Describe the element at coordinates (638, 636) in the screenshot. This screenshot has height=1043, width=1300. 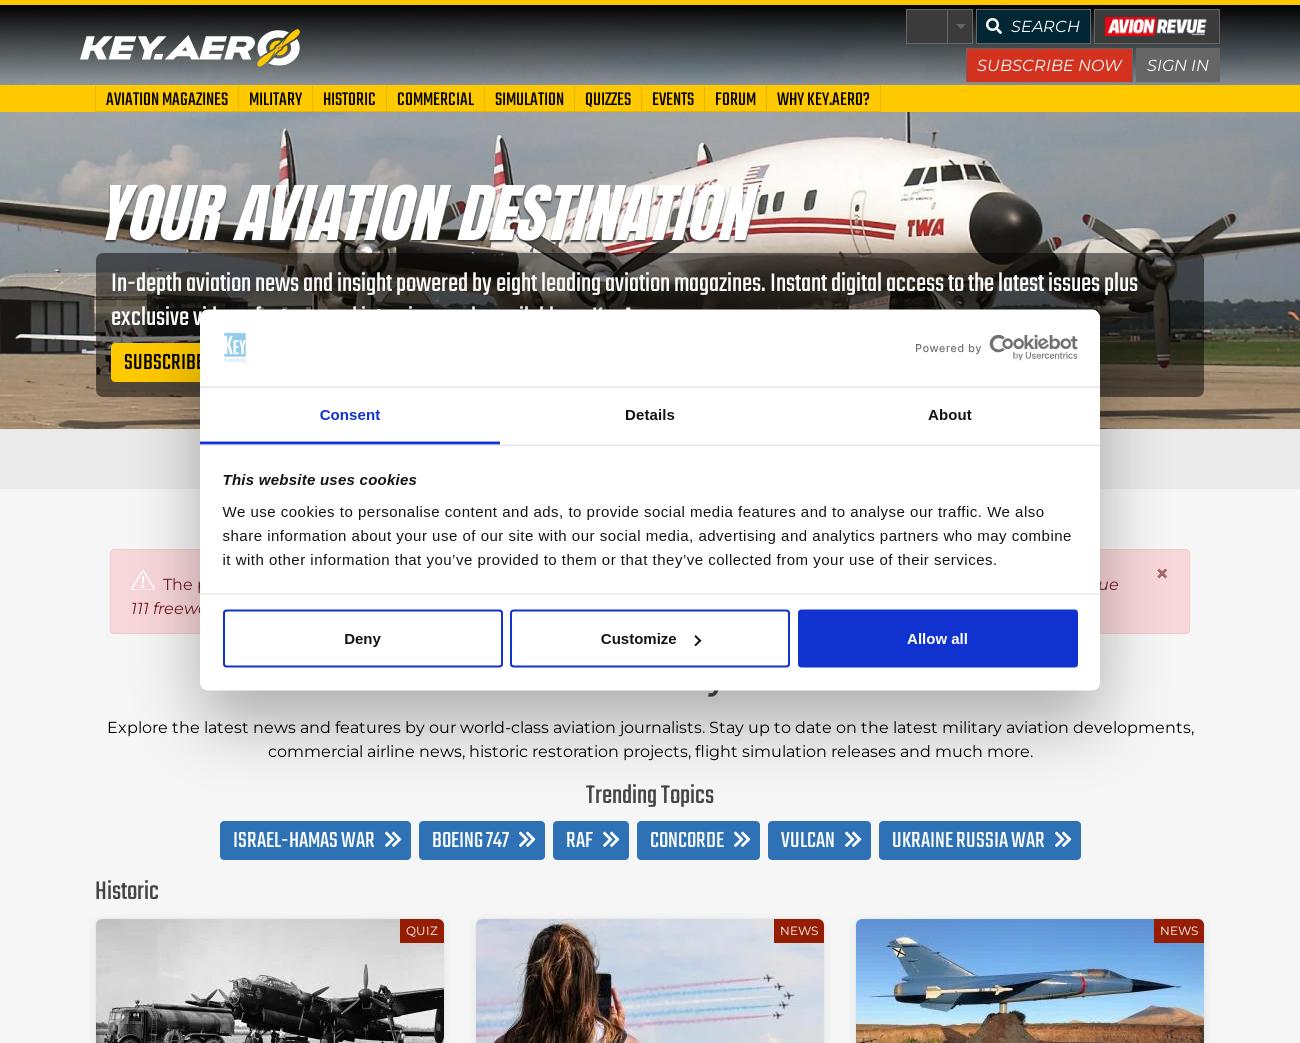
I see `'Customize'` at that location.